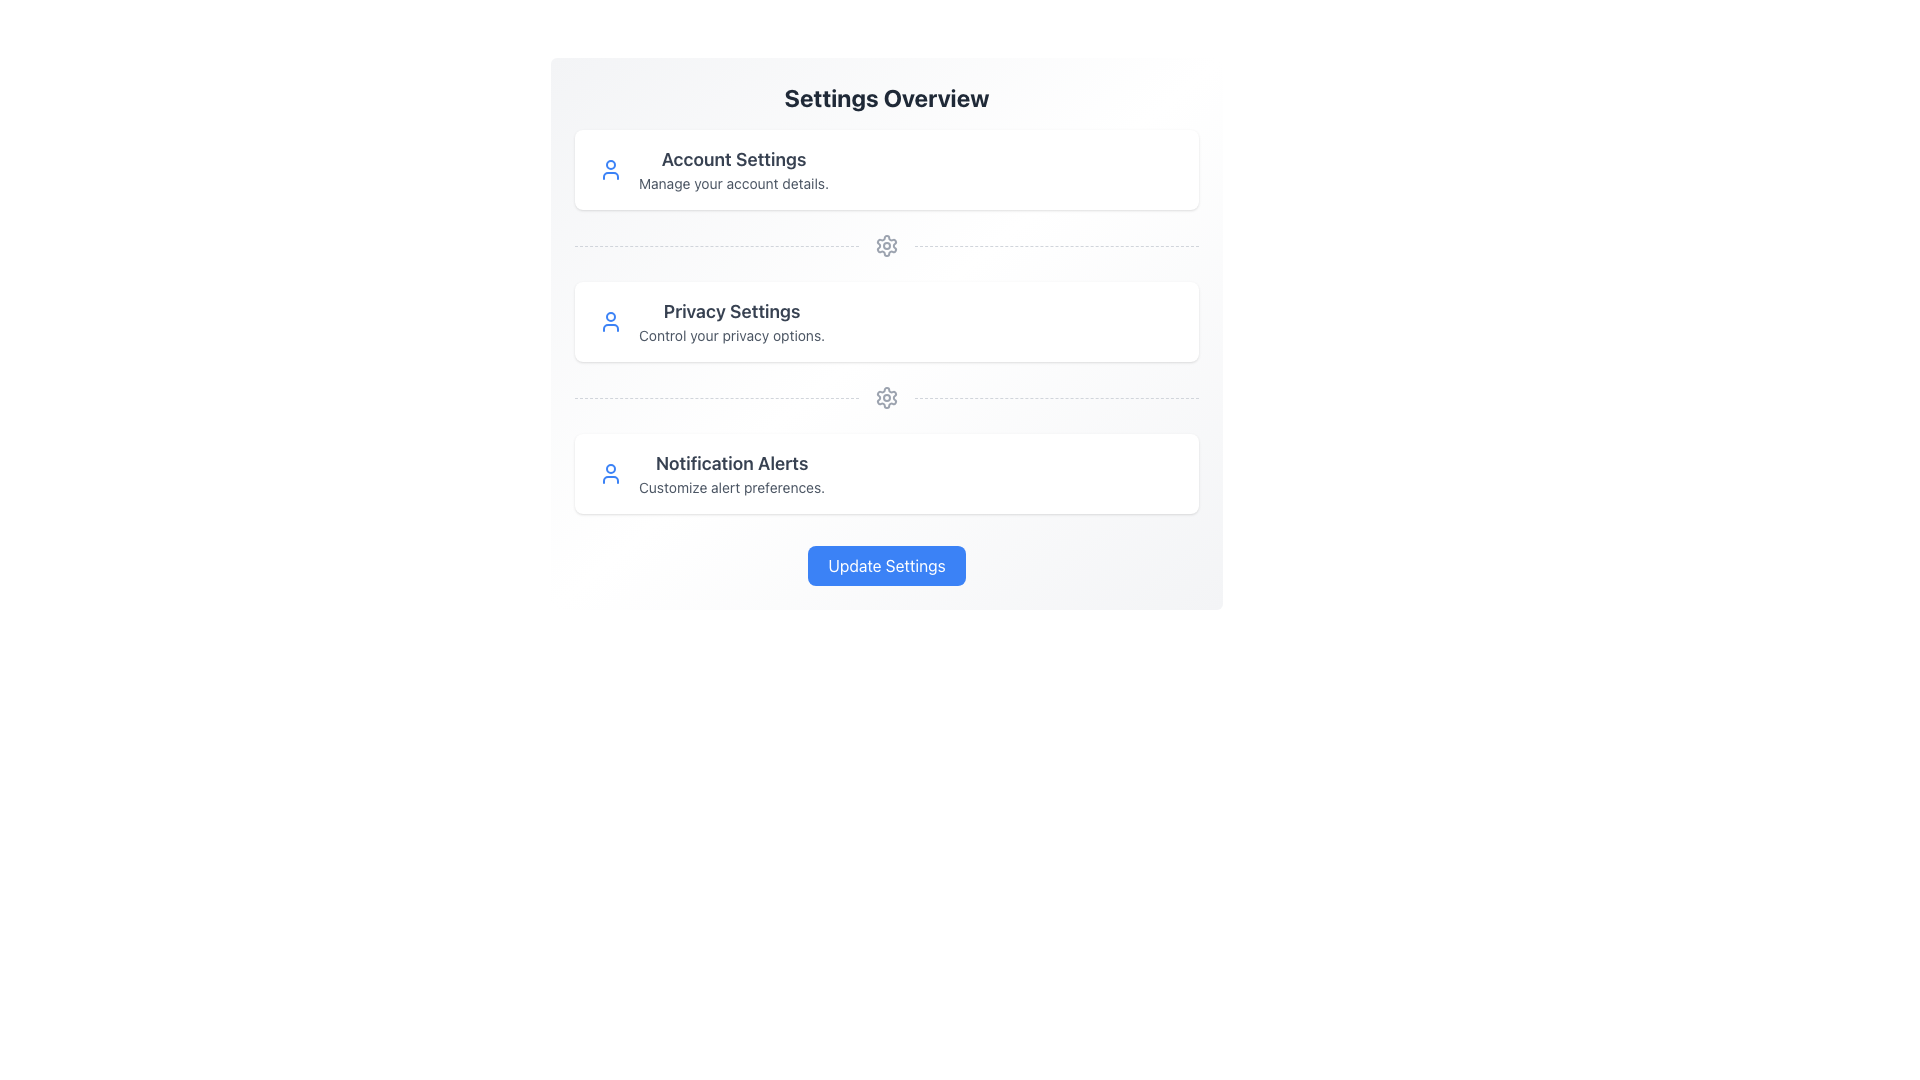 This screenshot has width=1920, height=1080. I want to click on the settings icon located at the center of the interface, beneath the 'Privacy Settings' section and above the 'Notification Alerts' section, so click(886, 245).